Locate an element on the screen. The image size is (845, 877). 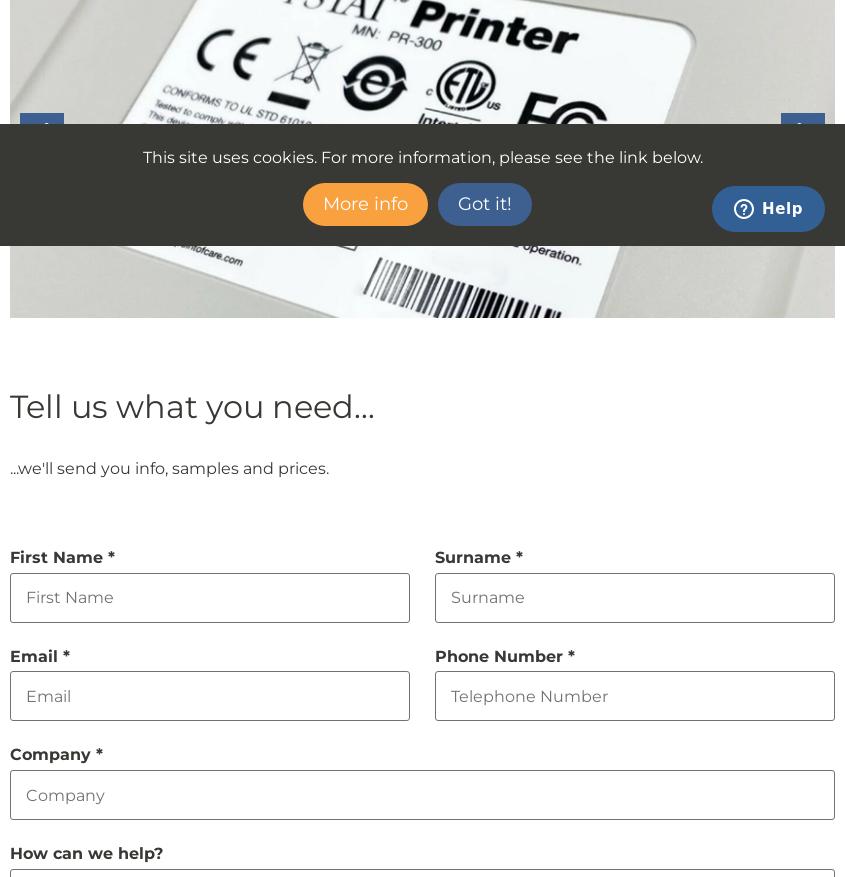
'...we'll send you info, samples and prices.' is located at coordinates (8, 468).